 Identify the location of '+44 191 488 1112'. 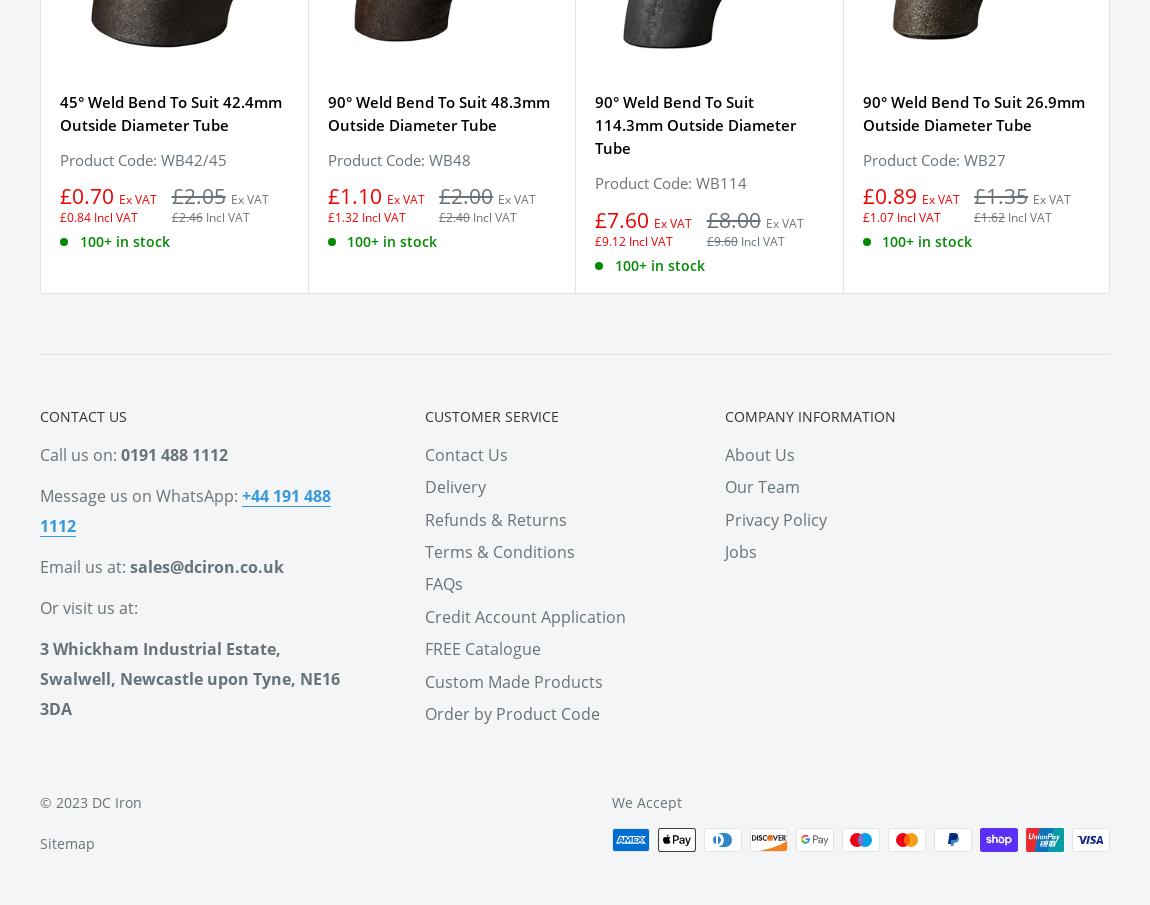
(184, 508).